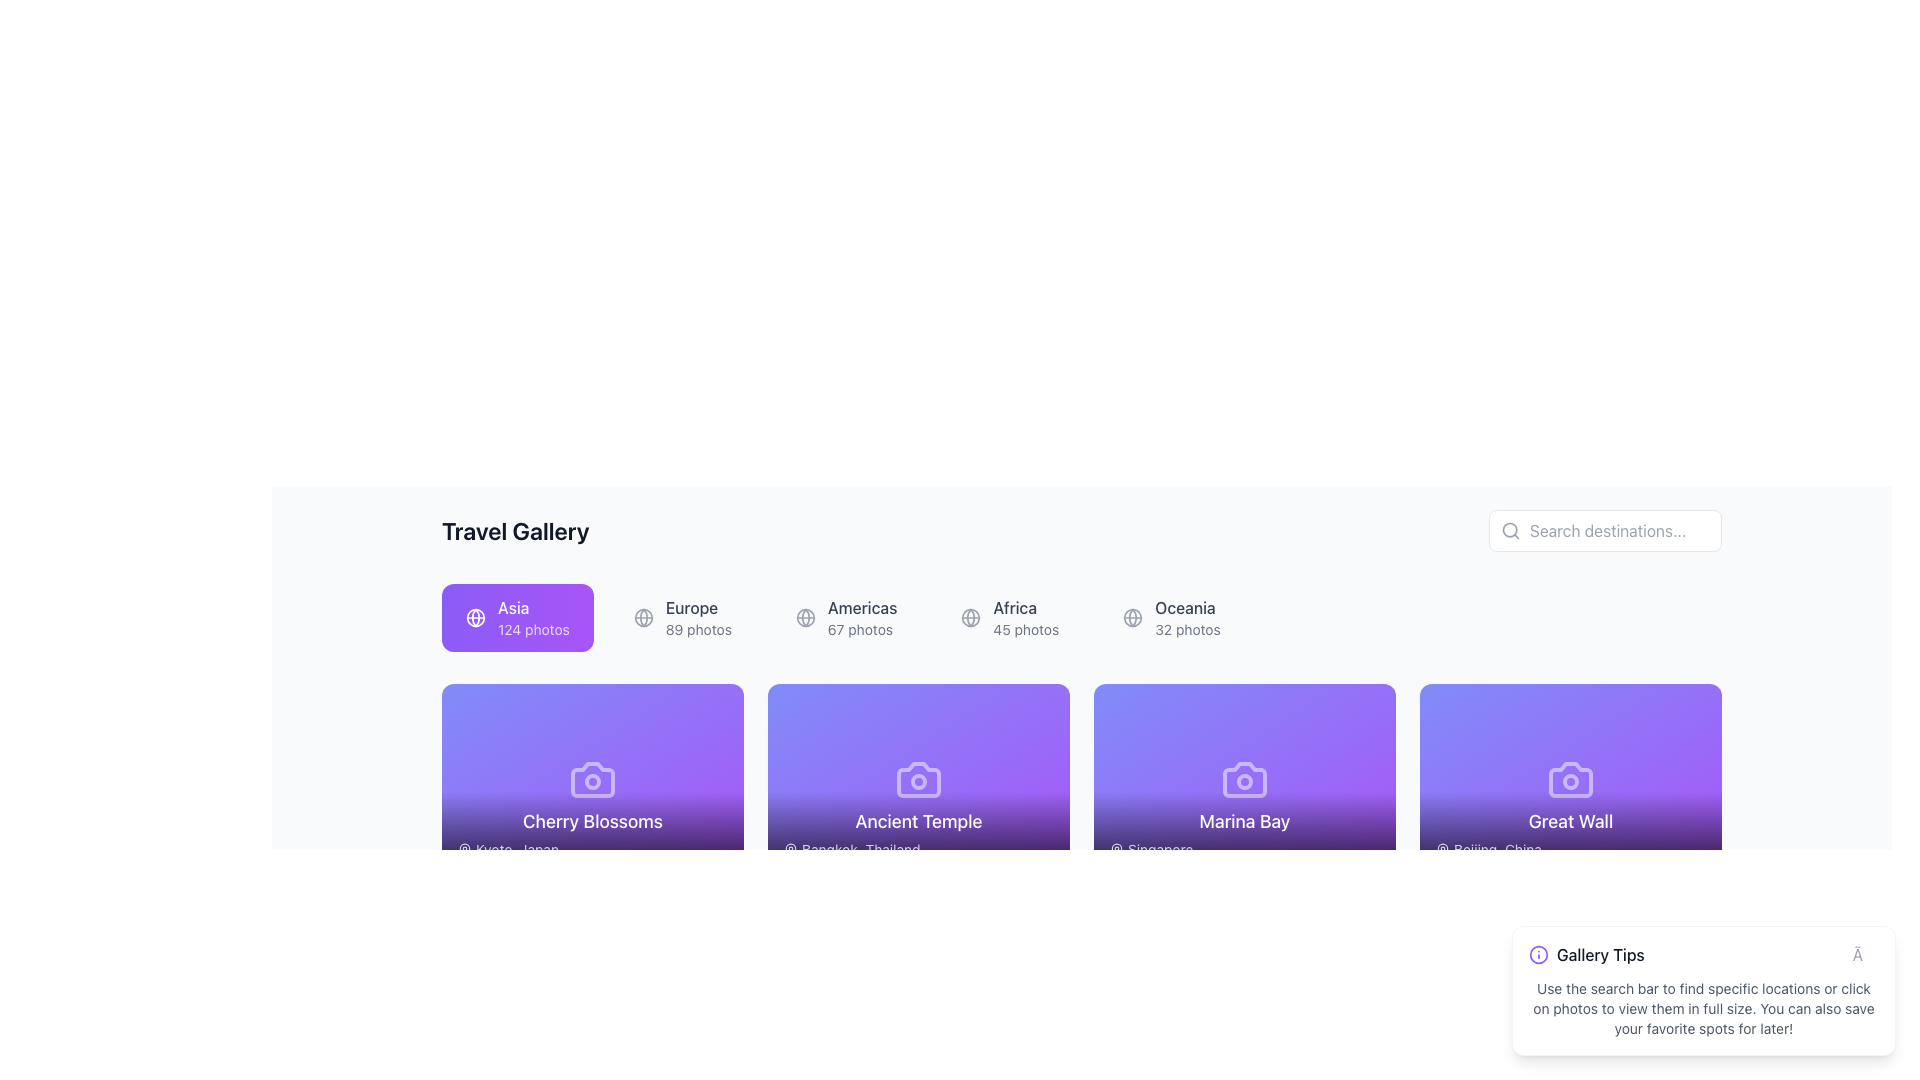  I want to click on the text label that identifies the main subject of the card, which is 'Cherry Blossoms', located at the bottom center of the card just above the footer section, so click(592, 821).